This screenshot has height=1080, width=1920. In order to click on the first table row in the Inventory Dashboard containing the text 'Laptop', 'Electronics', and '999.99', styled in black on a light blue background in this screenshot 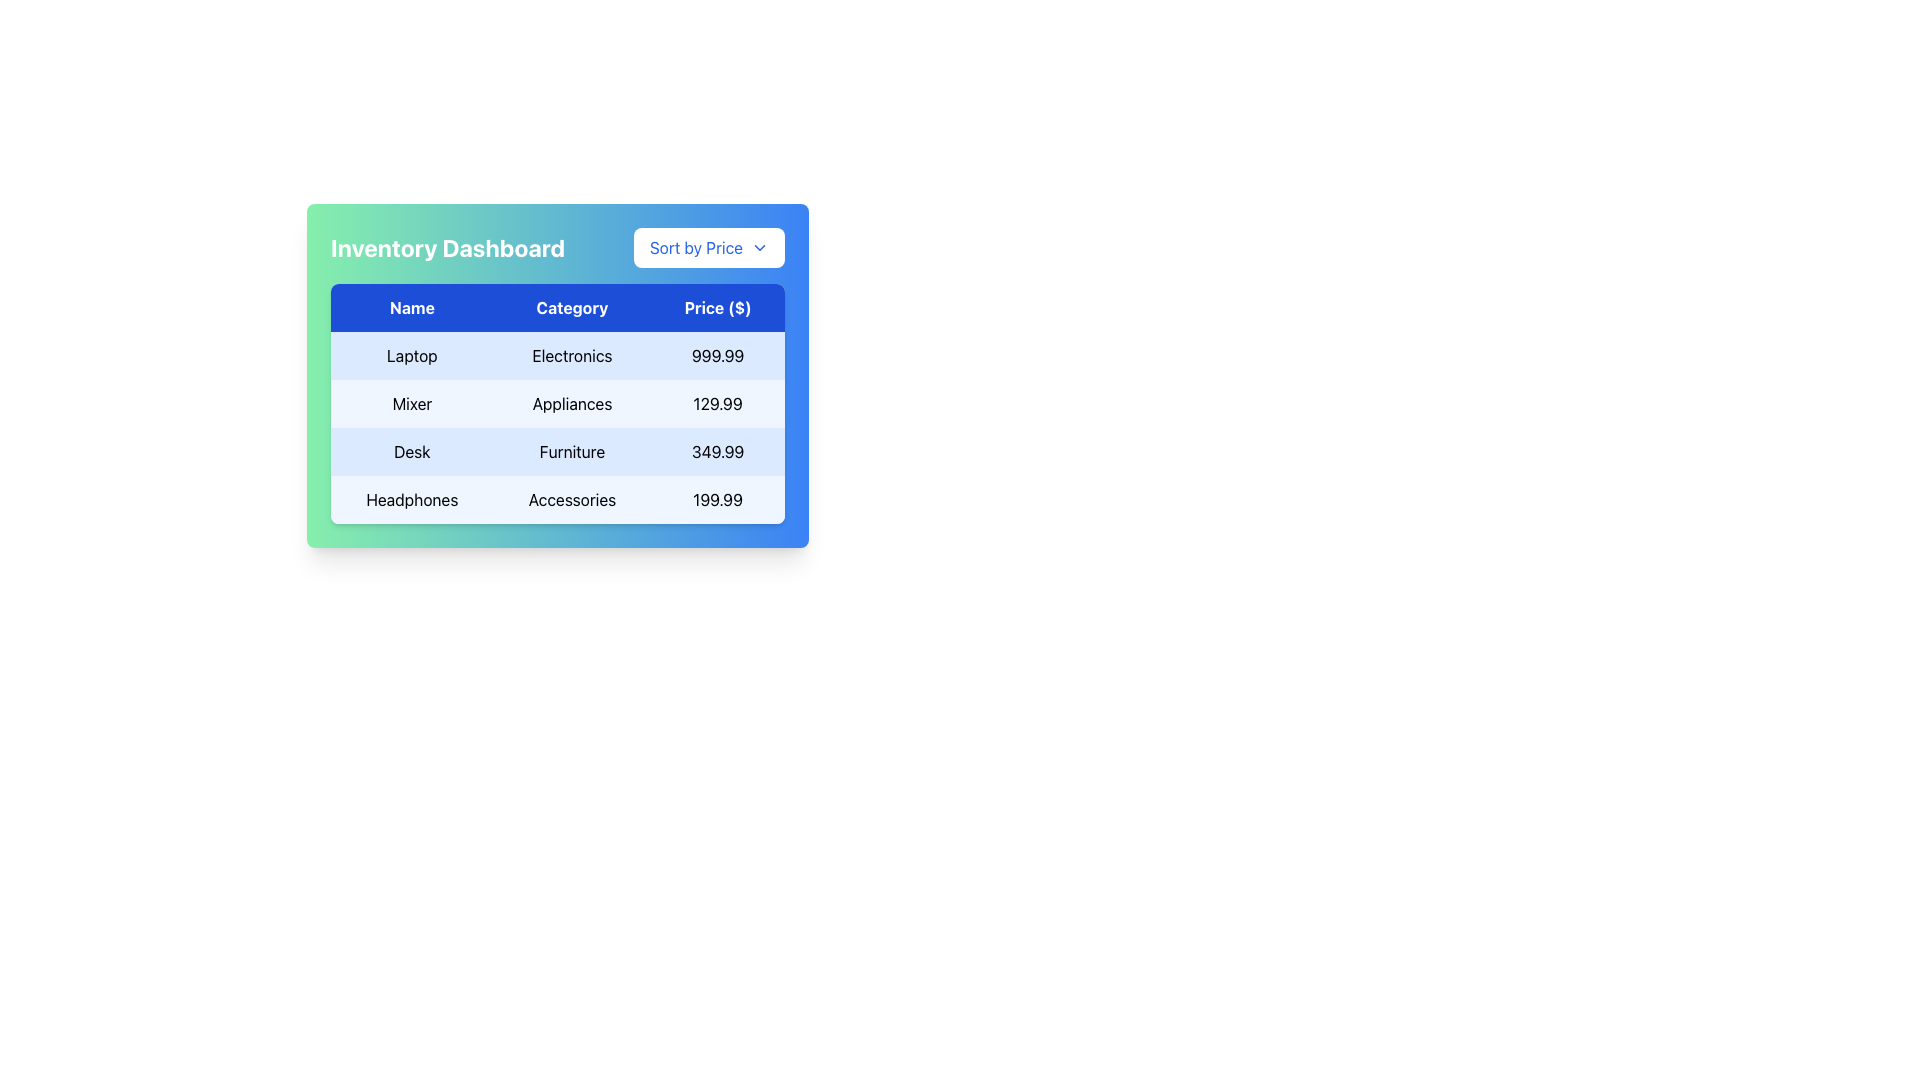, I will do `click(557, 354)`.